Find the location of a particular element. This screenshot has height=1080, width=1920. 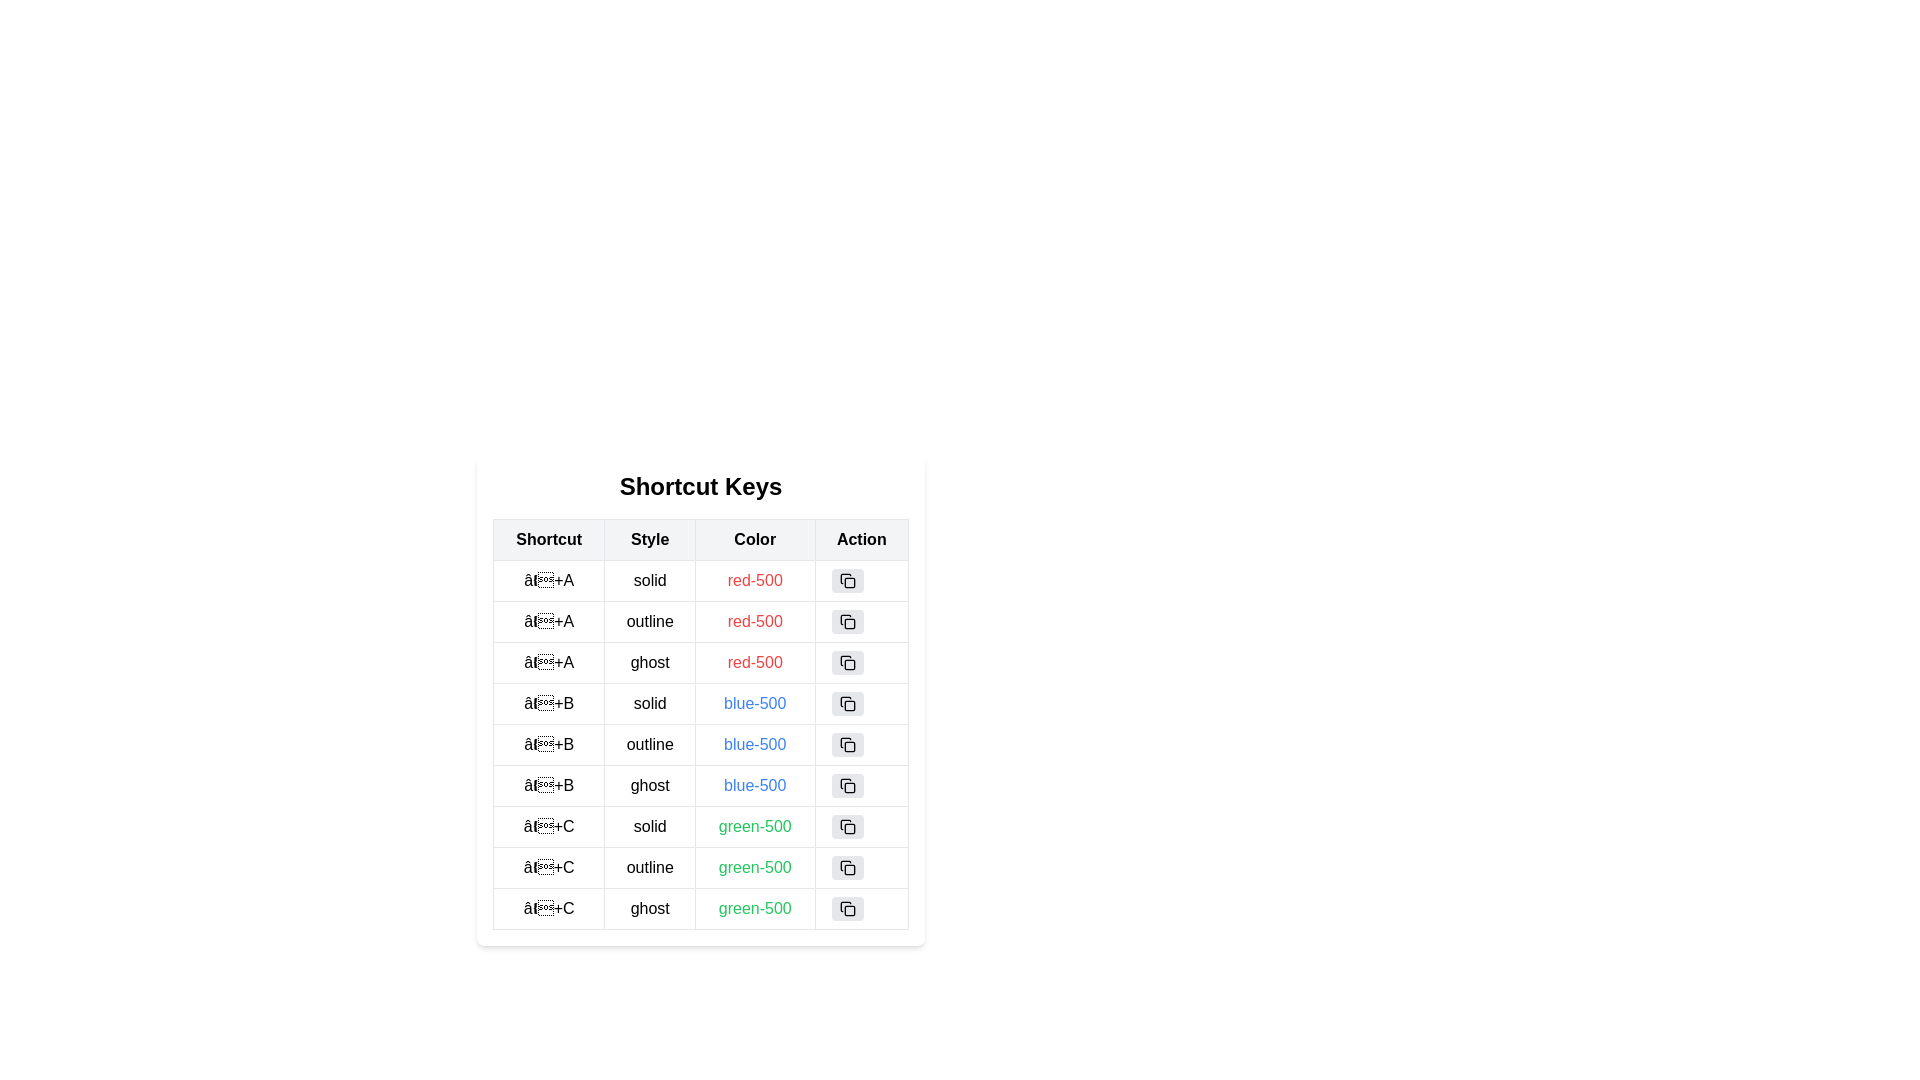

the Text Label indicating the color category 'blue-500' in the 'Color' column of the settings table, which corresponds to the 'ghost' style is located at coordinates (754, 785).